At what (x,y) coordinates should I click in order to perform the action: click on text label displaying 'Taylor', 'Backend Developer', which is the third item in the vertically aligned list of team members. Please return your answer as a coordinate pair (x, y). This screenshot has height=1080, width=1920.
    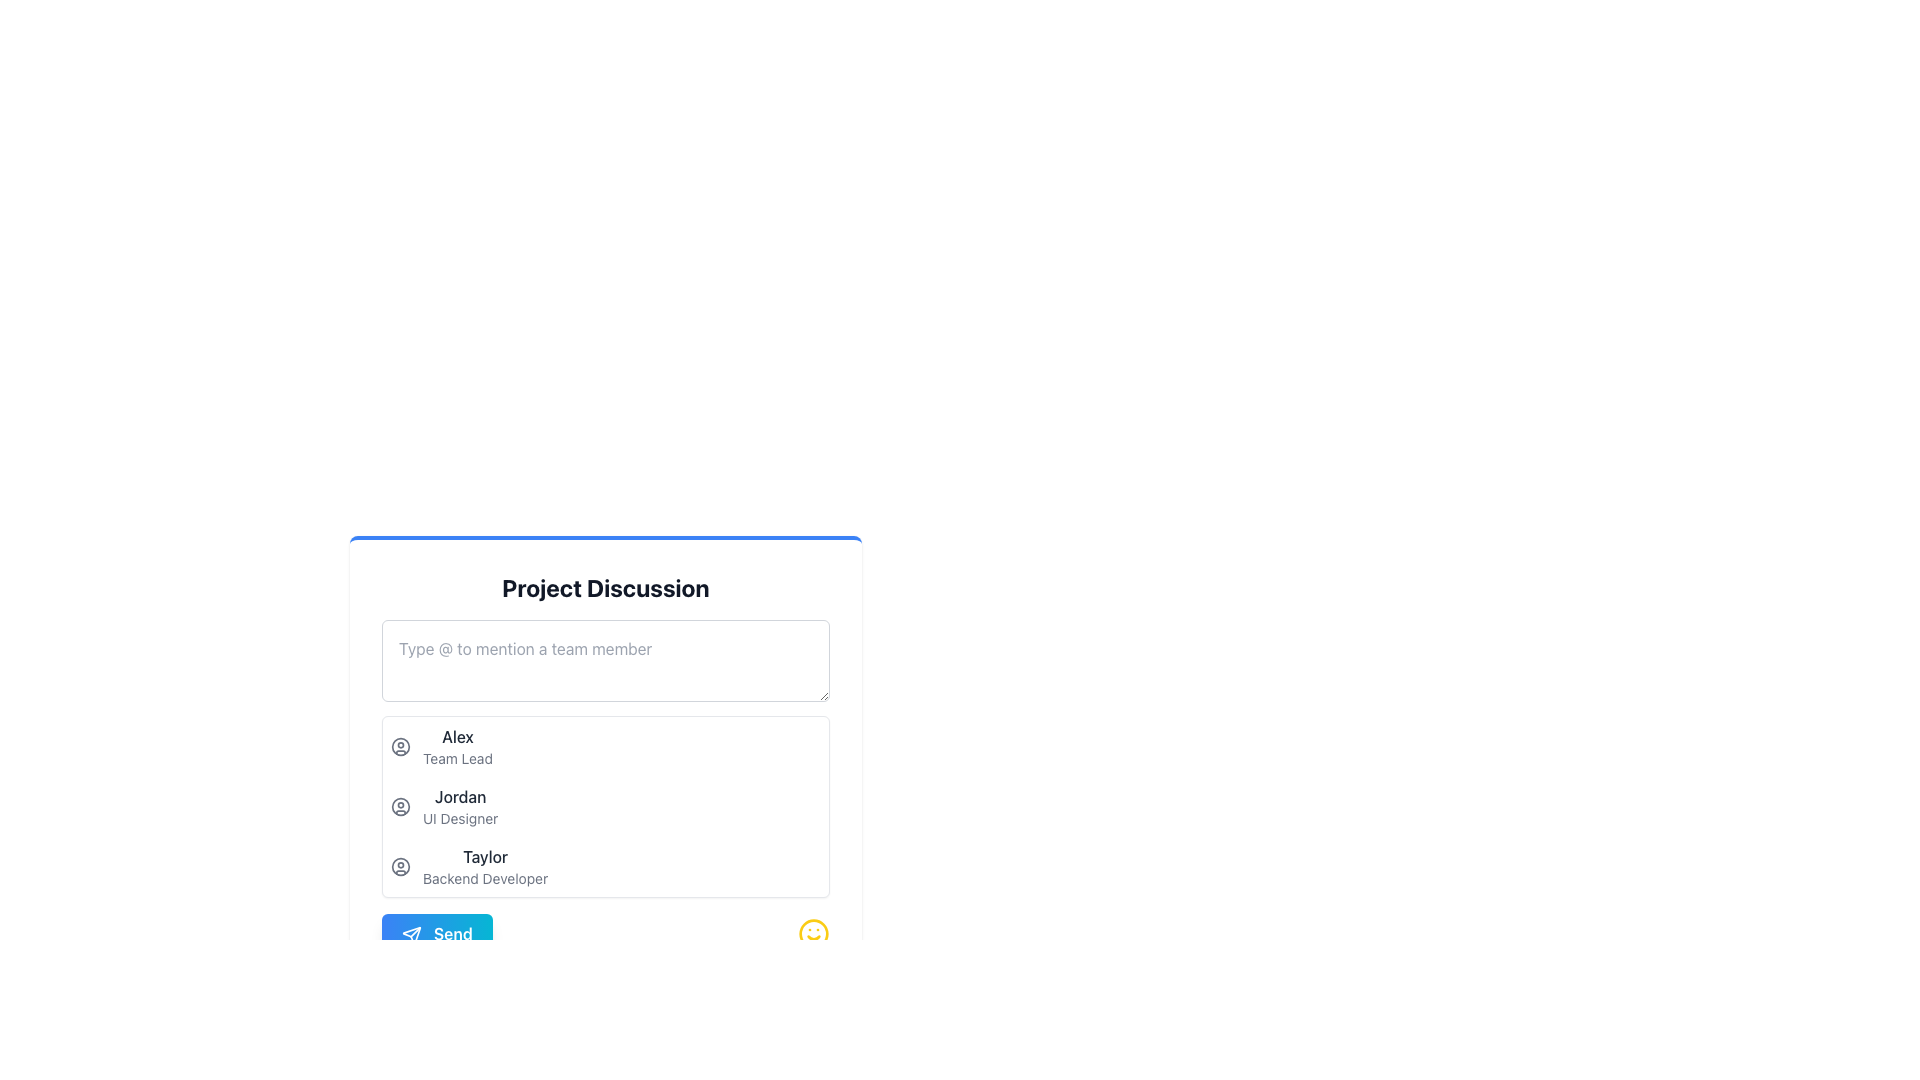
    Looking at the image, I should click on (485, 866).